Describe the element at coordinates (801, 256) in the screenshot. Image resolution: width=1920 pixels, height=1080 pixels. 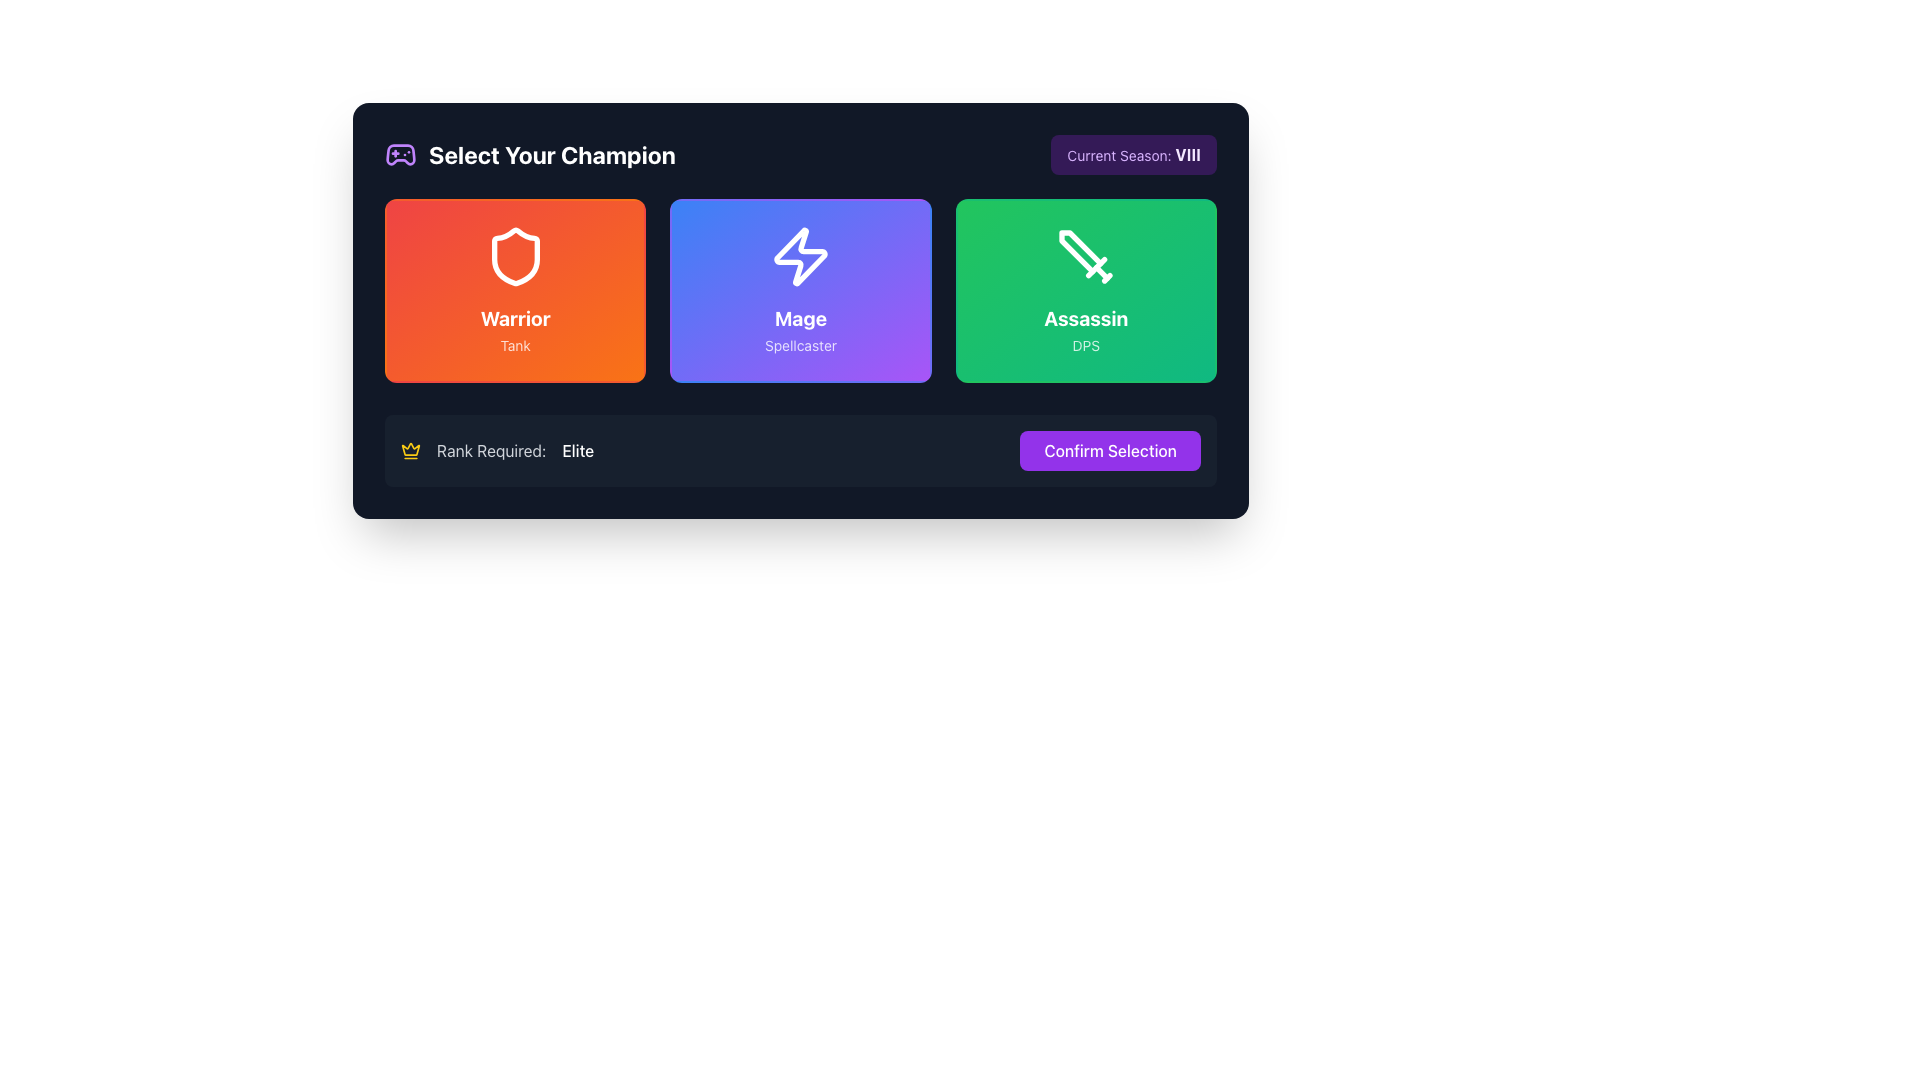
I see `the lightning bolt icon on the Mage card, which is the second option in a horizontal list of class cards` at that location.